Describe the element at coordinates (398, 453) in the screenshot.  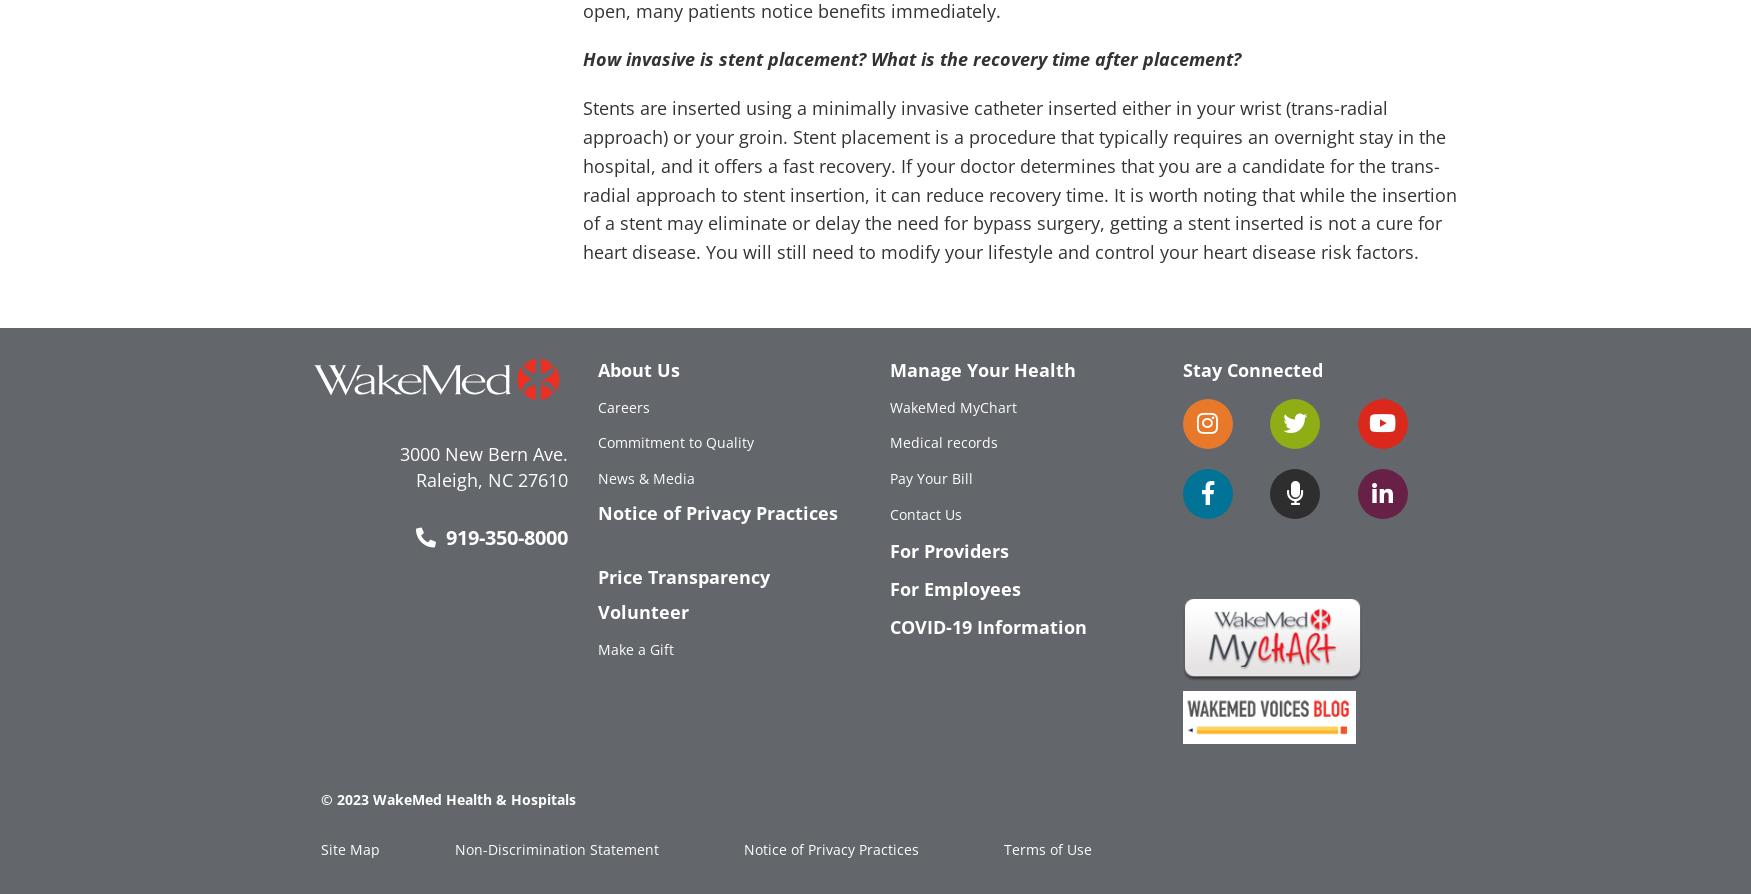
I see `'3000 New Bern Ave.'` at that location.